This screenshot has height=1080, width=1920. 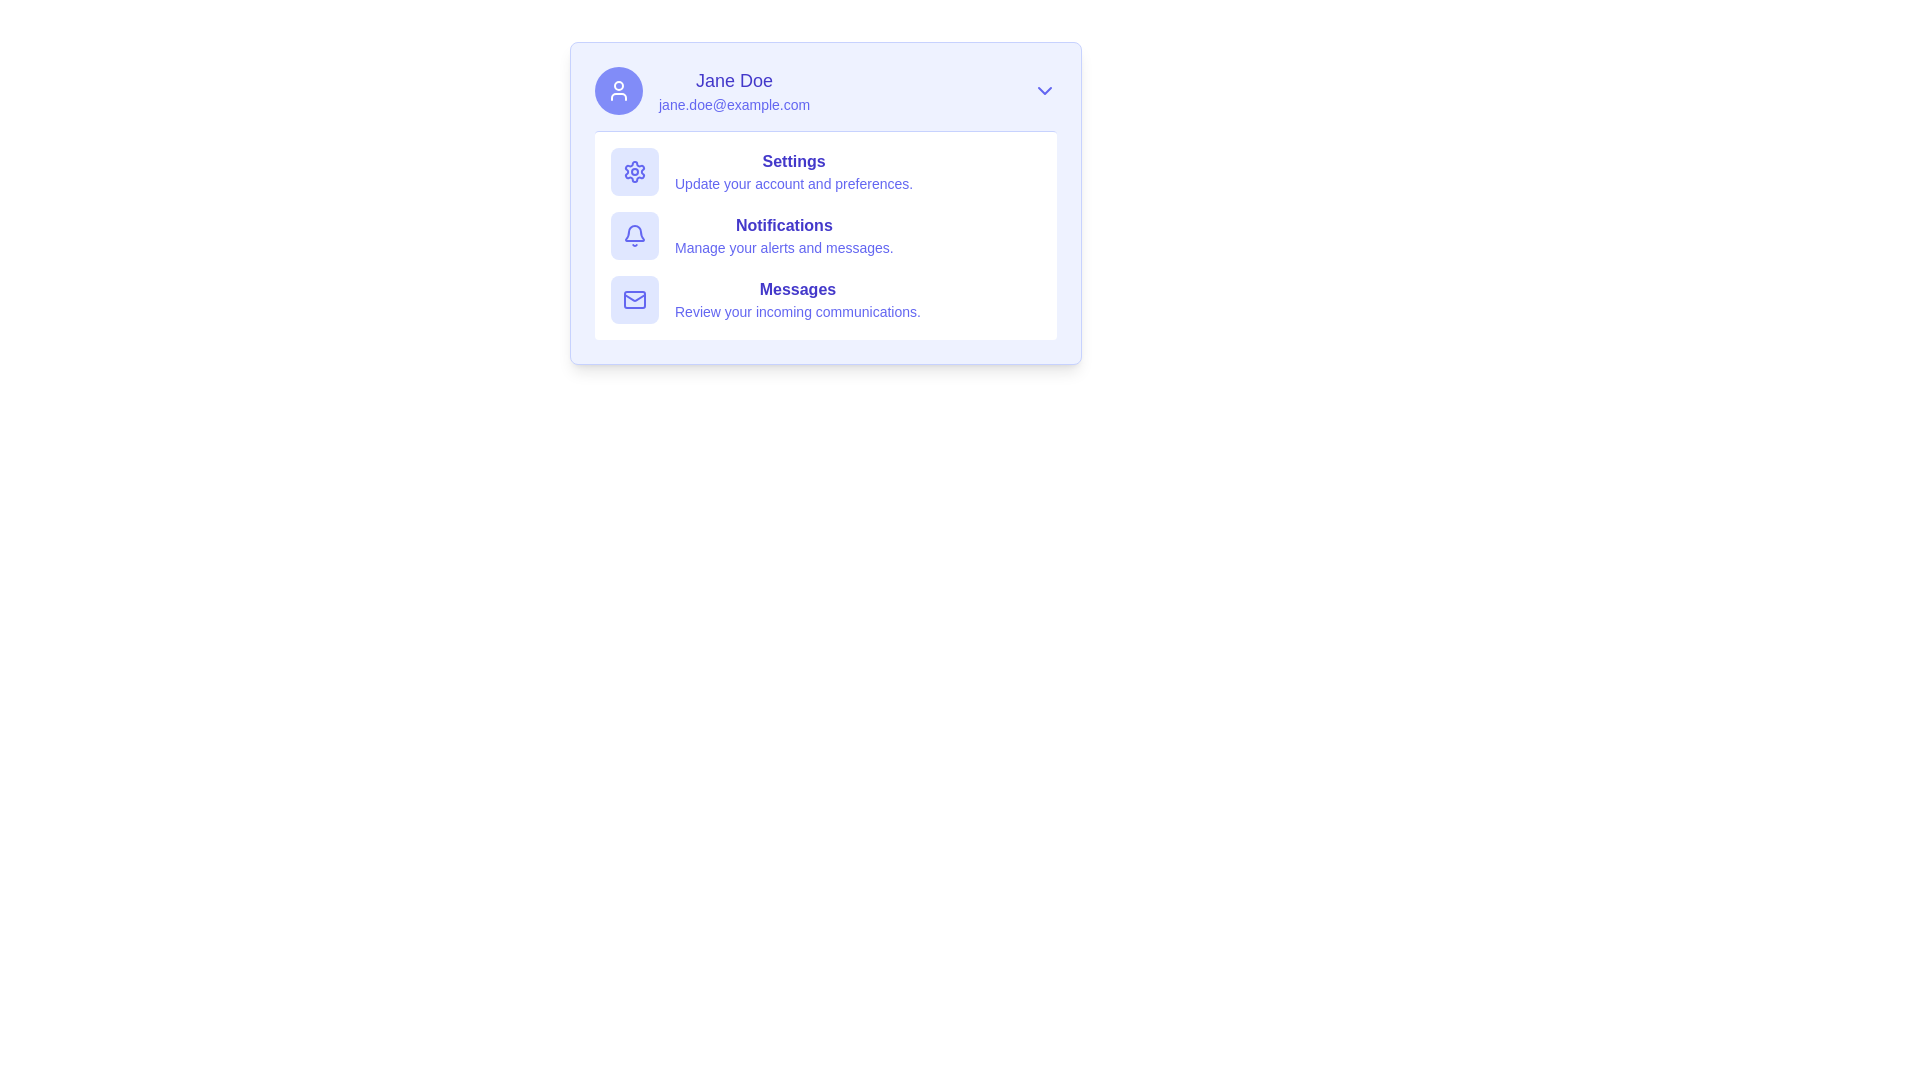 What do you see at coordinates (783, 234) in the screenshot?
I see `the second menu list item for managing notifications and messages for keyboard navigation` at bounding box center [783, 234].